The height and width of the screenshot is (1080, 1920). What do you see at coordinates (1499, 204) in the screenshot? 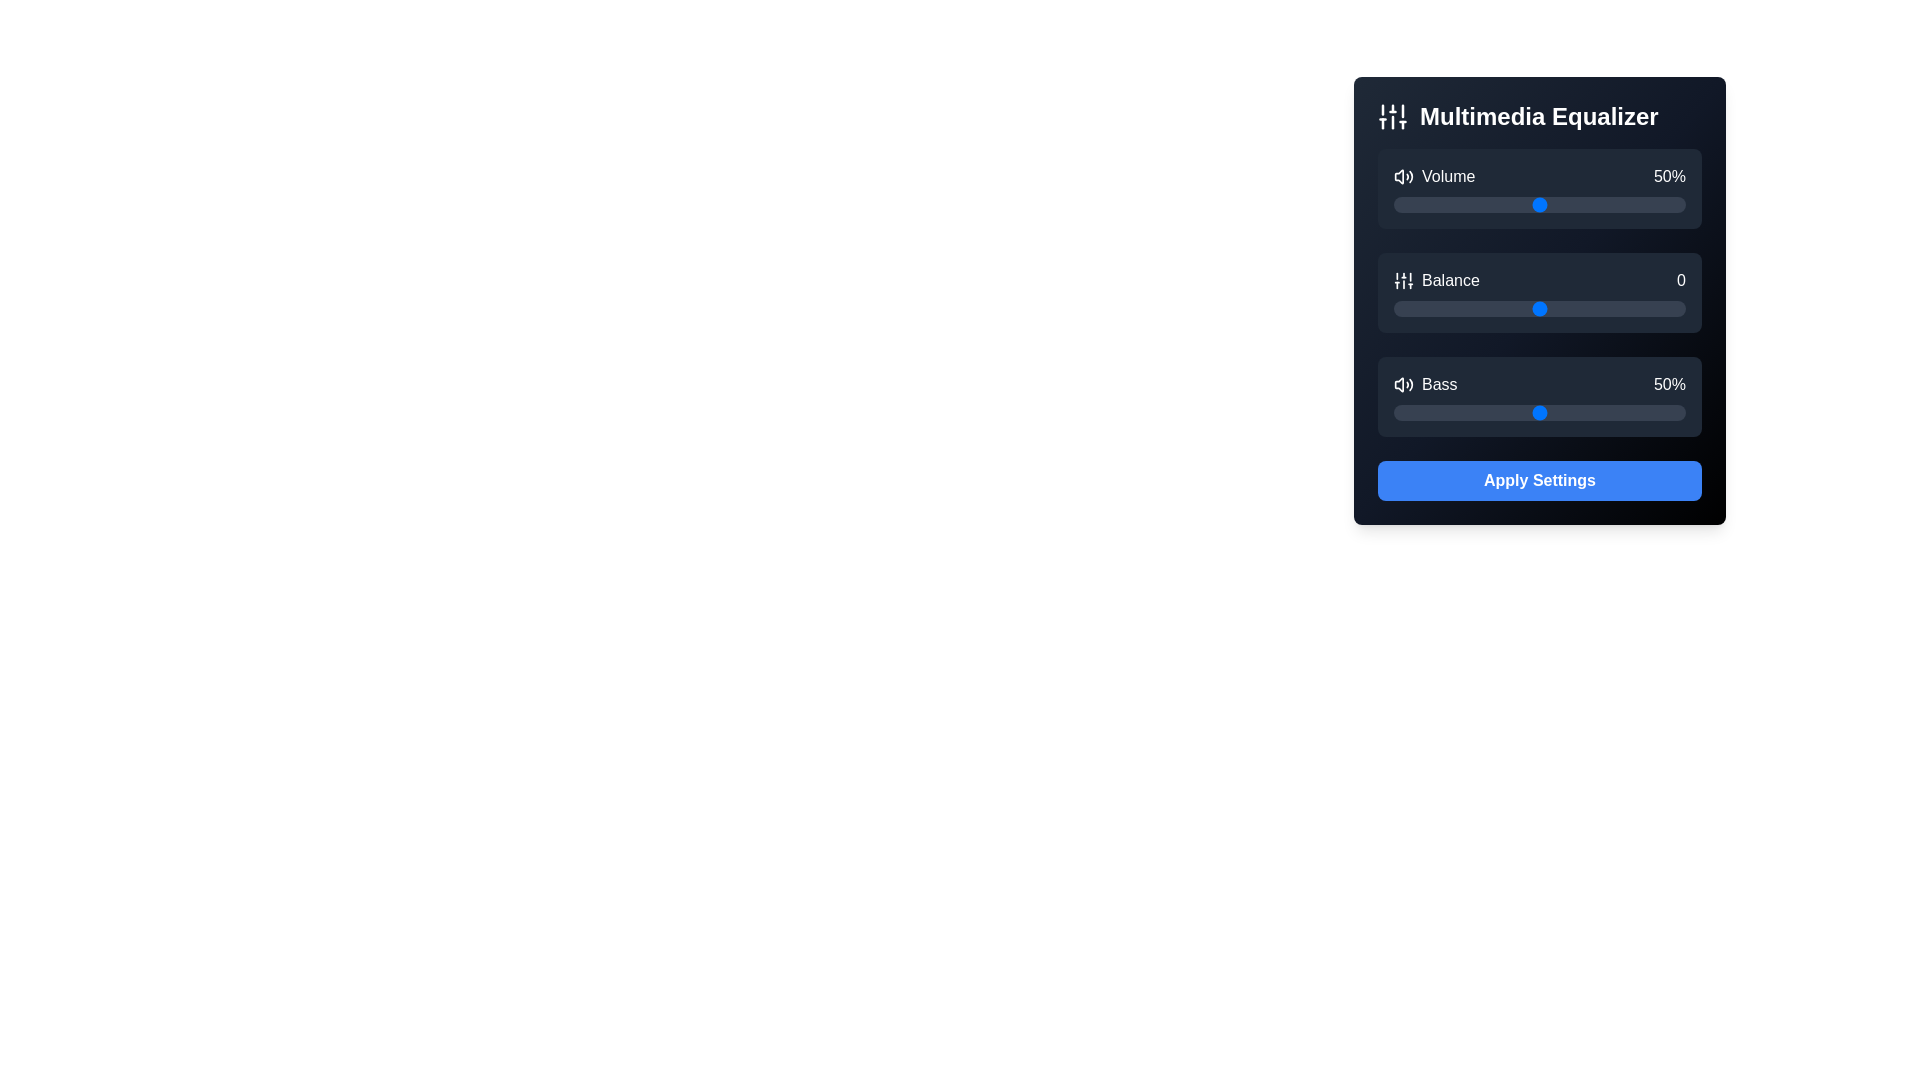
I see `the volume level` at bounding box center [1499, 204].